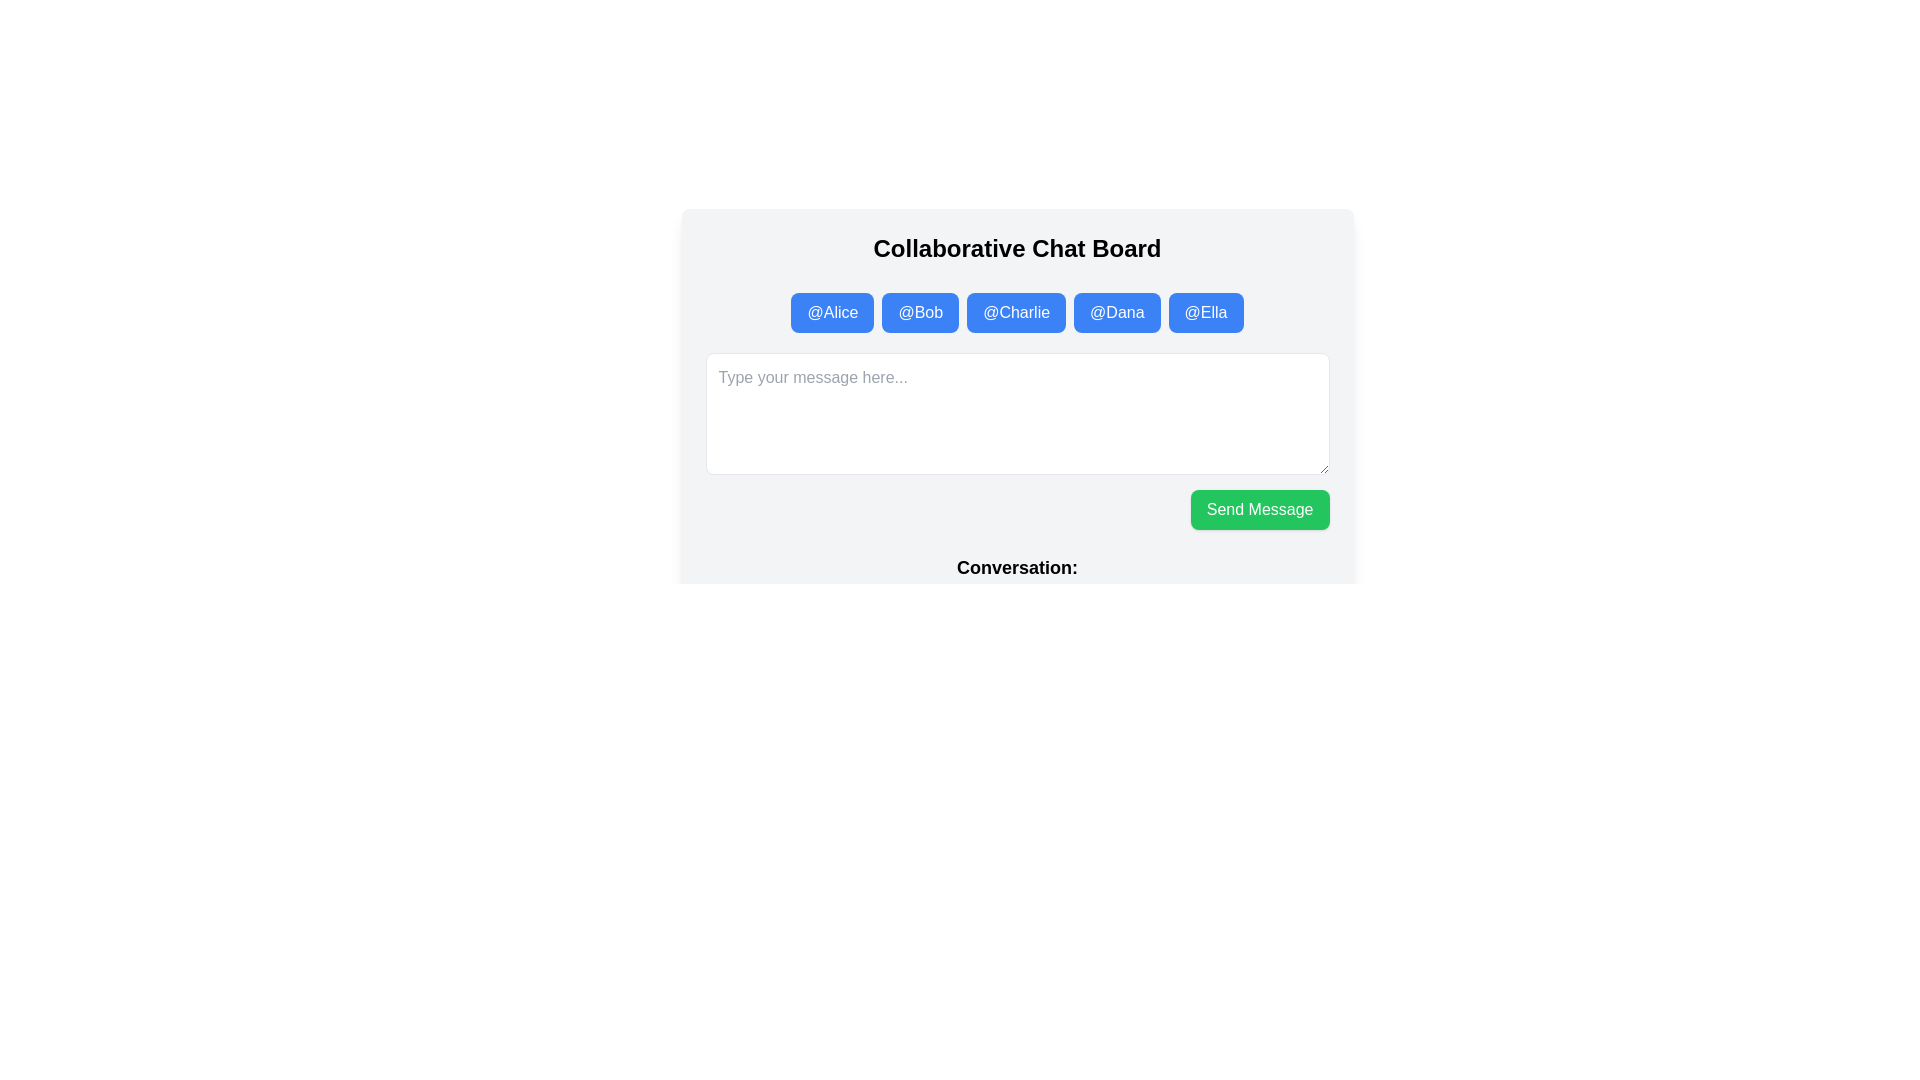 The height and width of the screenshot is (1080, 1920). Describe the element at coordinates (832, 312) in the screenshot. I see `the '@Alice' button, which is the first in a row of similar buttons on the Collaborative Chat Board` at that location.